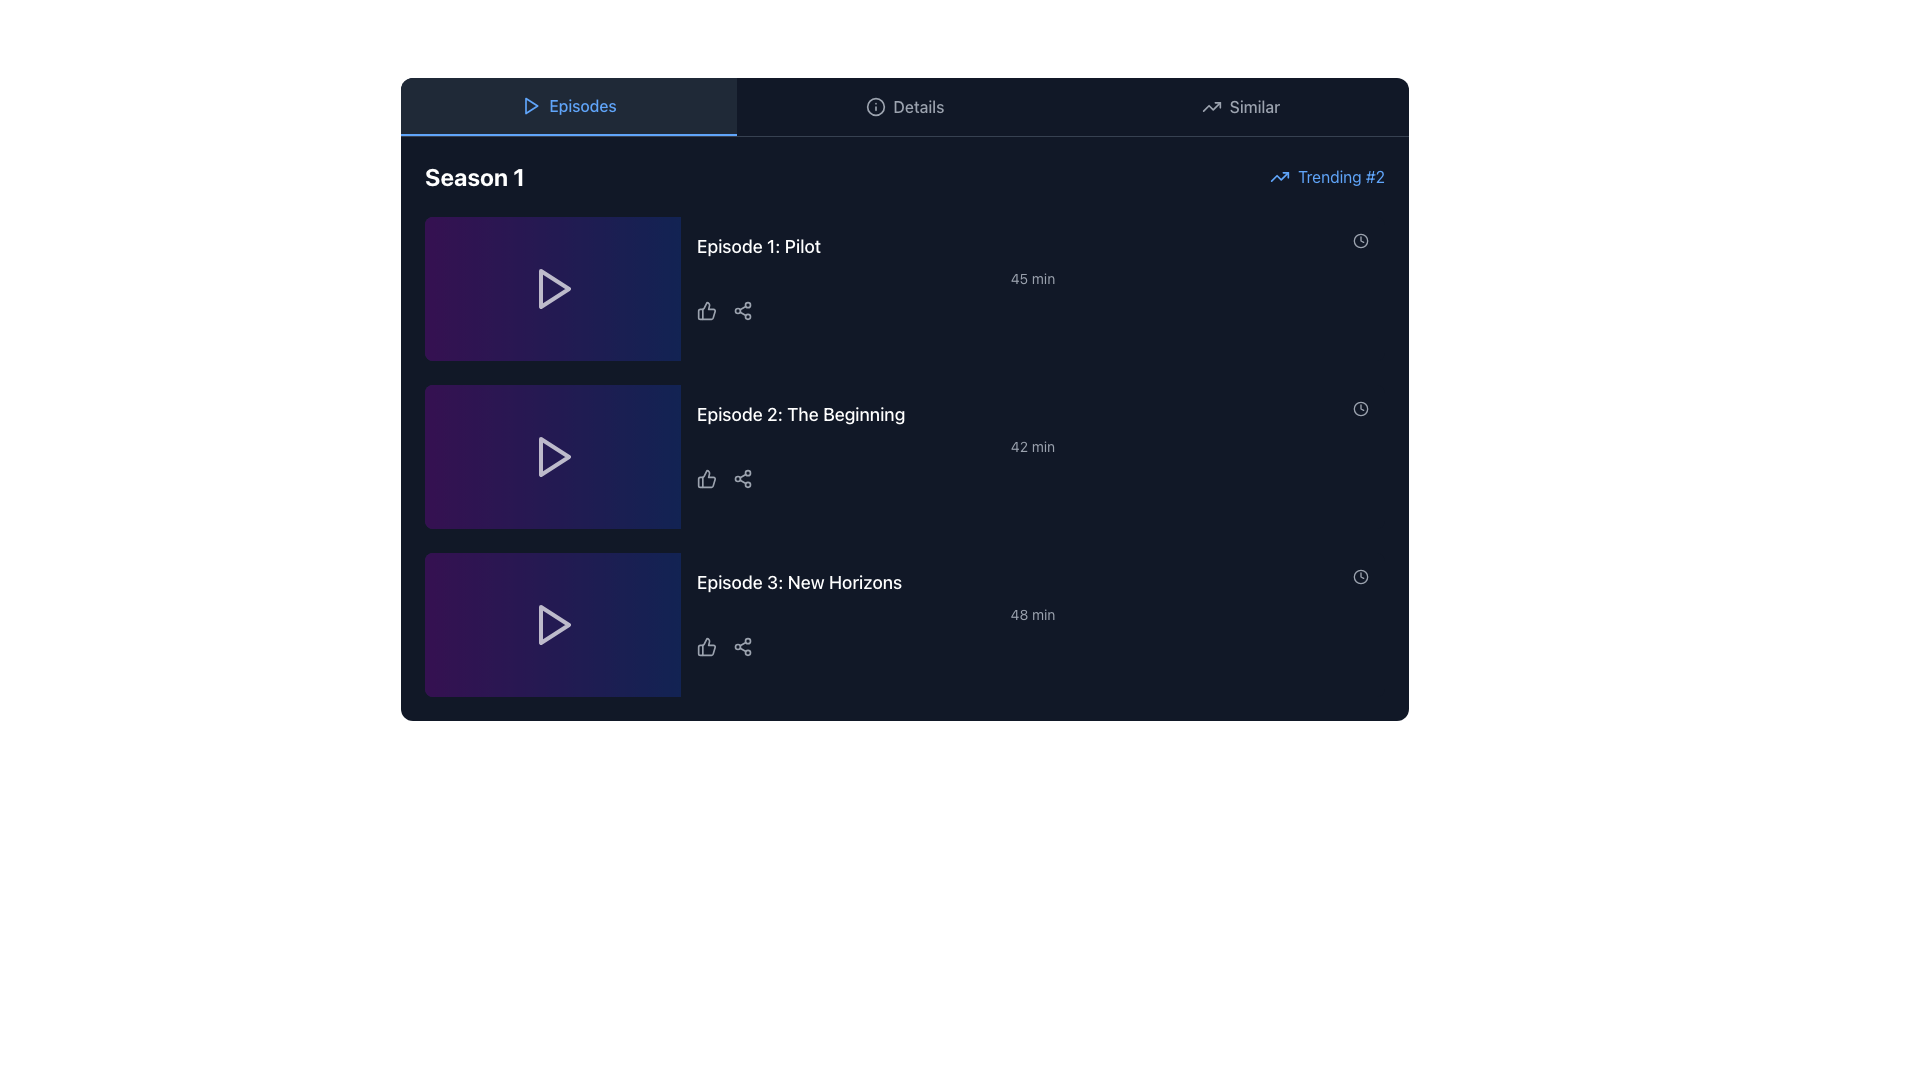 This screenshot has width=1920, height=1080. Describe the element at coordinates (1032, 613) in the screenshot. I see `the text label indicating the duration of 'Episode 3: New Horizons', which is located at the bottom-right of the card, below the main textual content` at that location.